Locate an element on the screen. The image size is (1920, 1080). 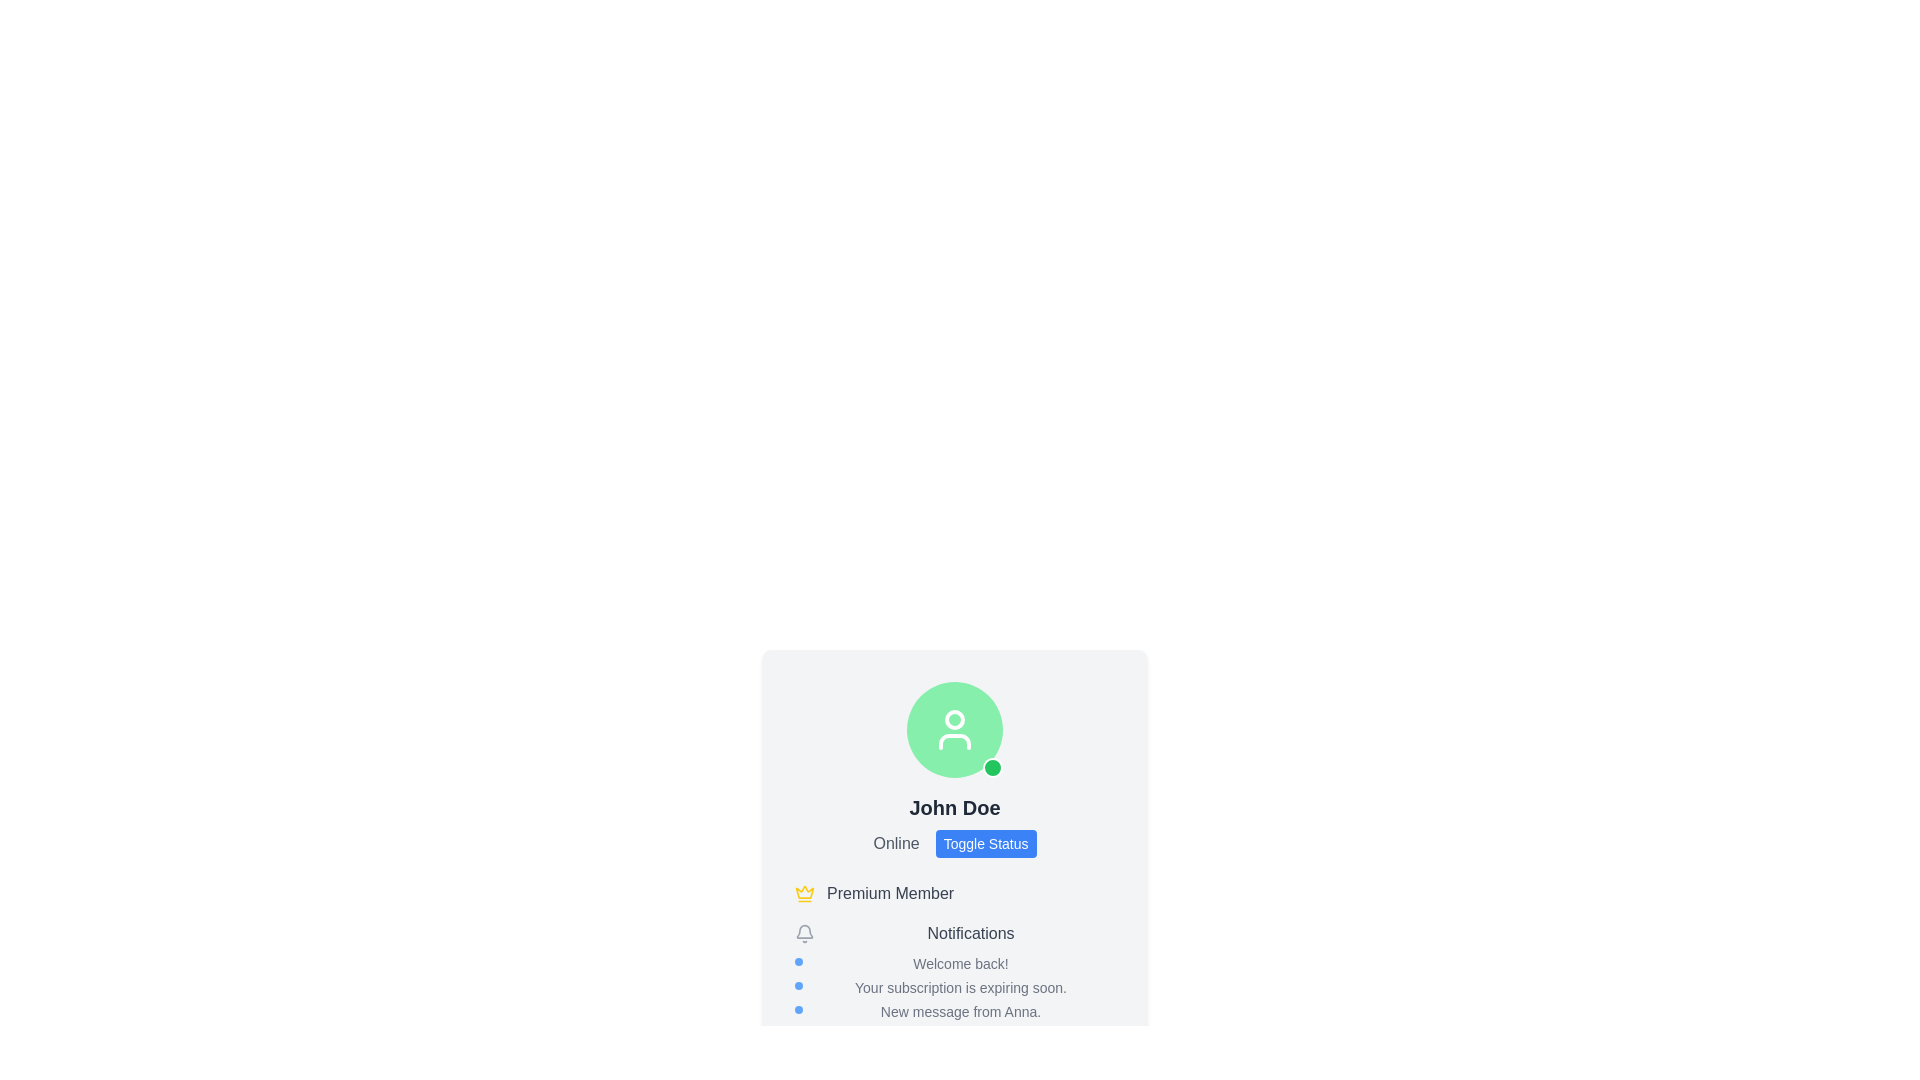
the Label with Icon that serves as a welcome notification, located as the first item in the notifications list is located at coordinates (954, 963).